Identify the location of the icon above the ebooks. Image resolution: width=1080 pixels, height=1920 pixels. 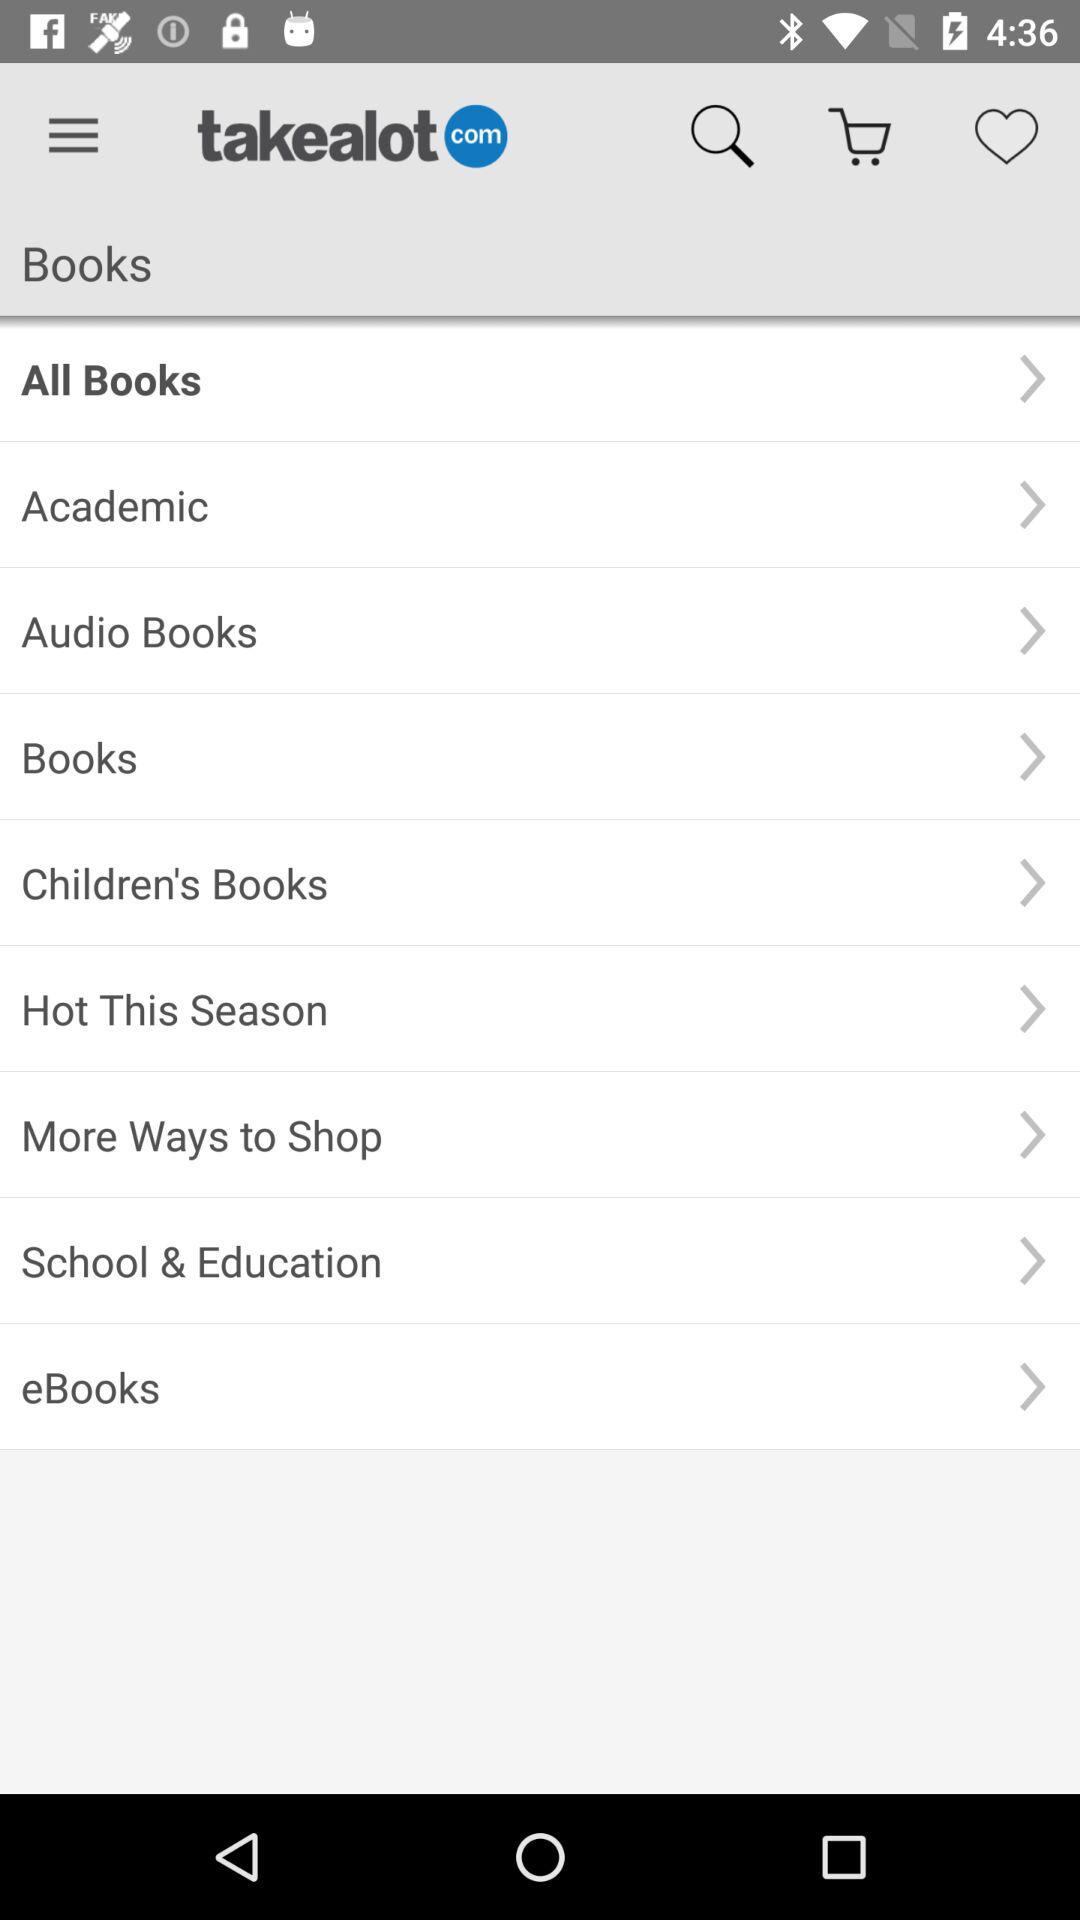
(502, 1259).